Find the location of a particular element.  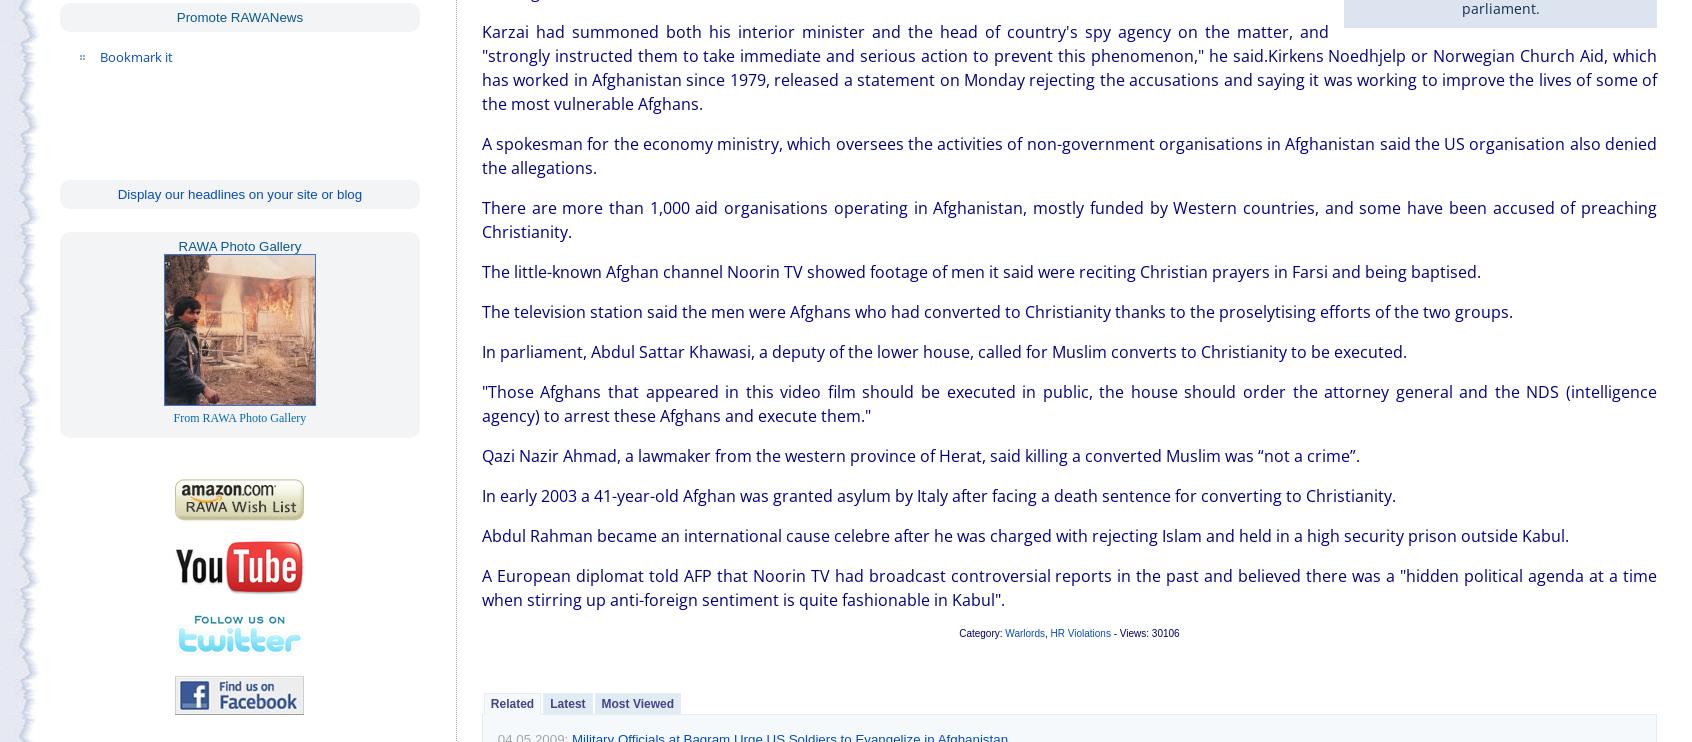

'HR Violations' is located at coordinates (1049, 632).